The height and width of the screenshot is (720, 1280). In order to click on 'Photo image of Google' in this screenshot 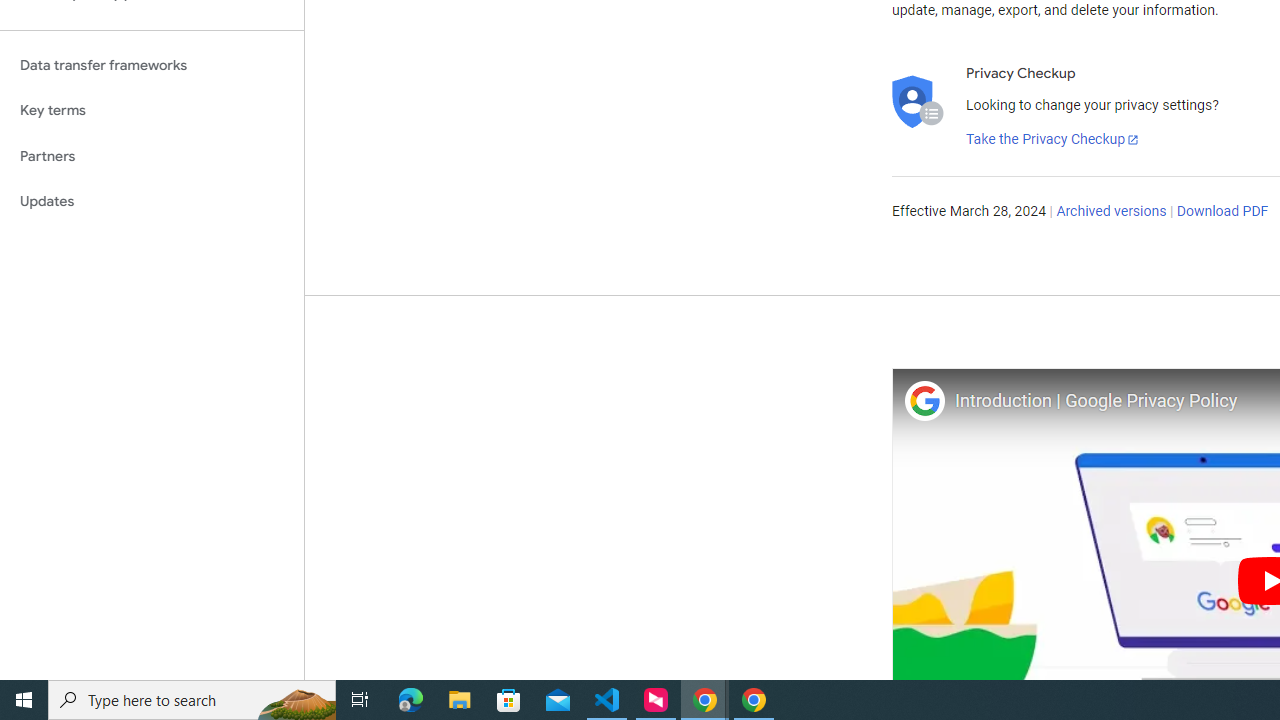, I will do `click(923, 400)`.